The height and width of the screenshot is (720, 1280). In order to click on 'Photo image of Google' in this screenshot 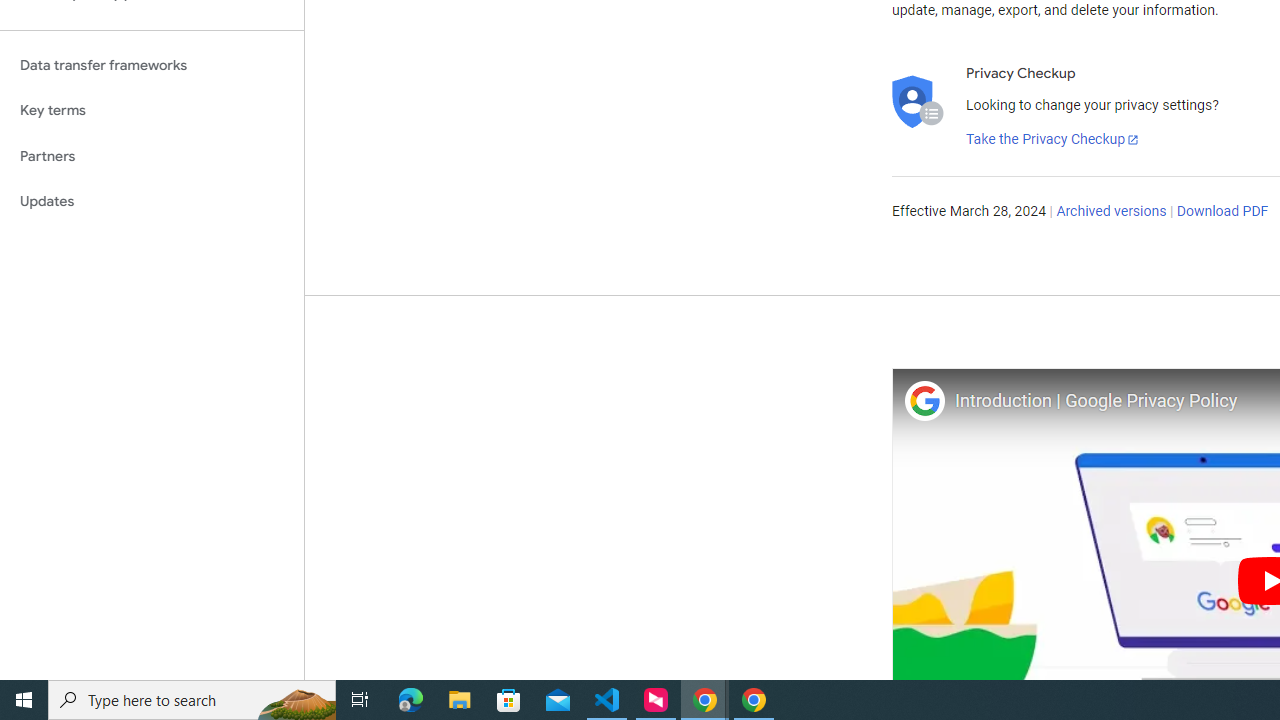, I will do `click(923, 400)`.